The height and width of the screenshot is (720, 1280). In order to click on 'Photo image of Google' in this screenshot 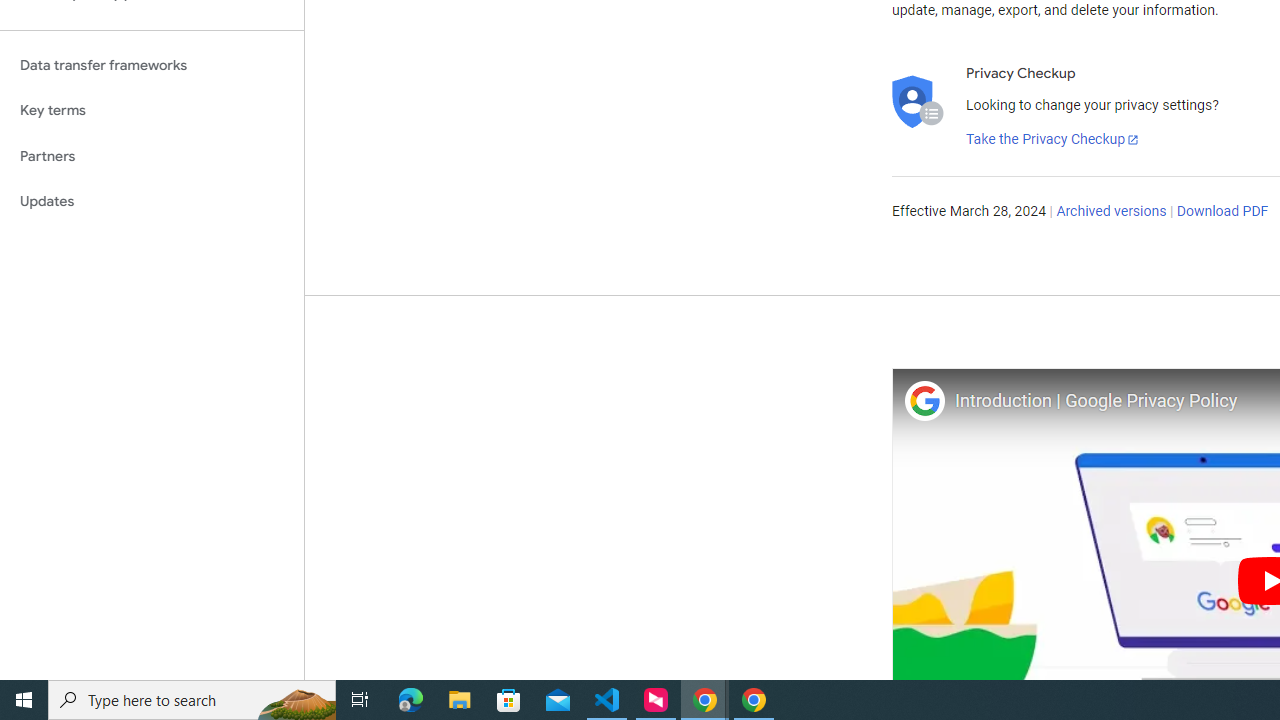, I will do `click(923, 400)`.